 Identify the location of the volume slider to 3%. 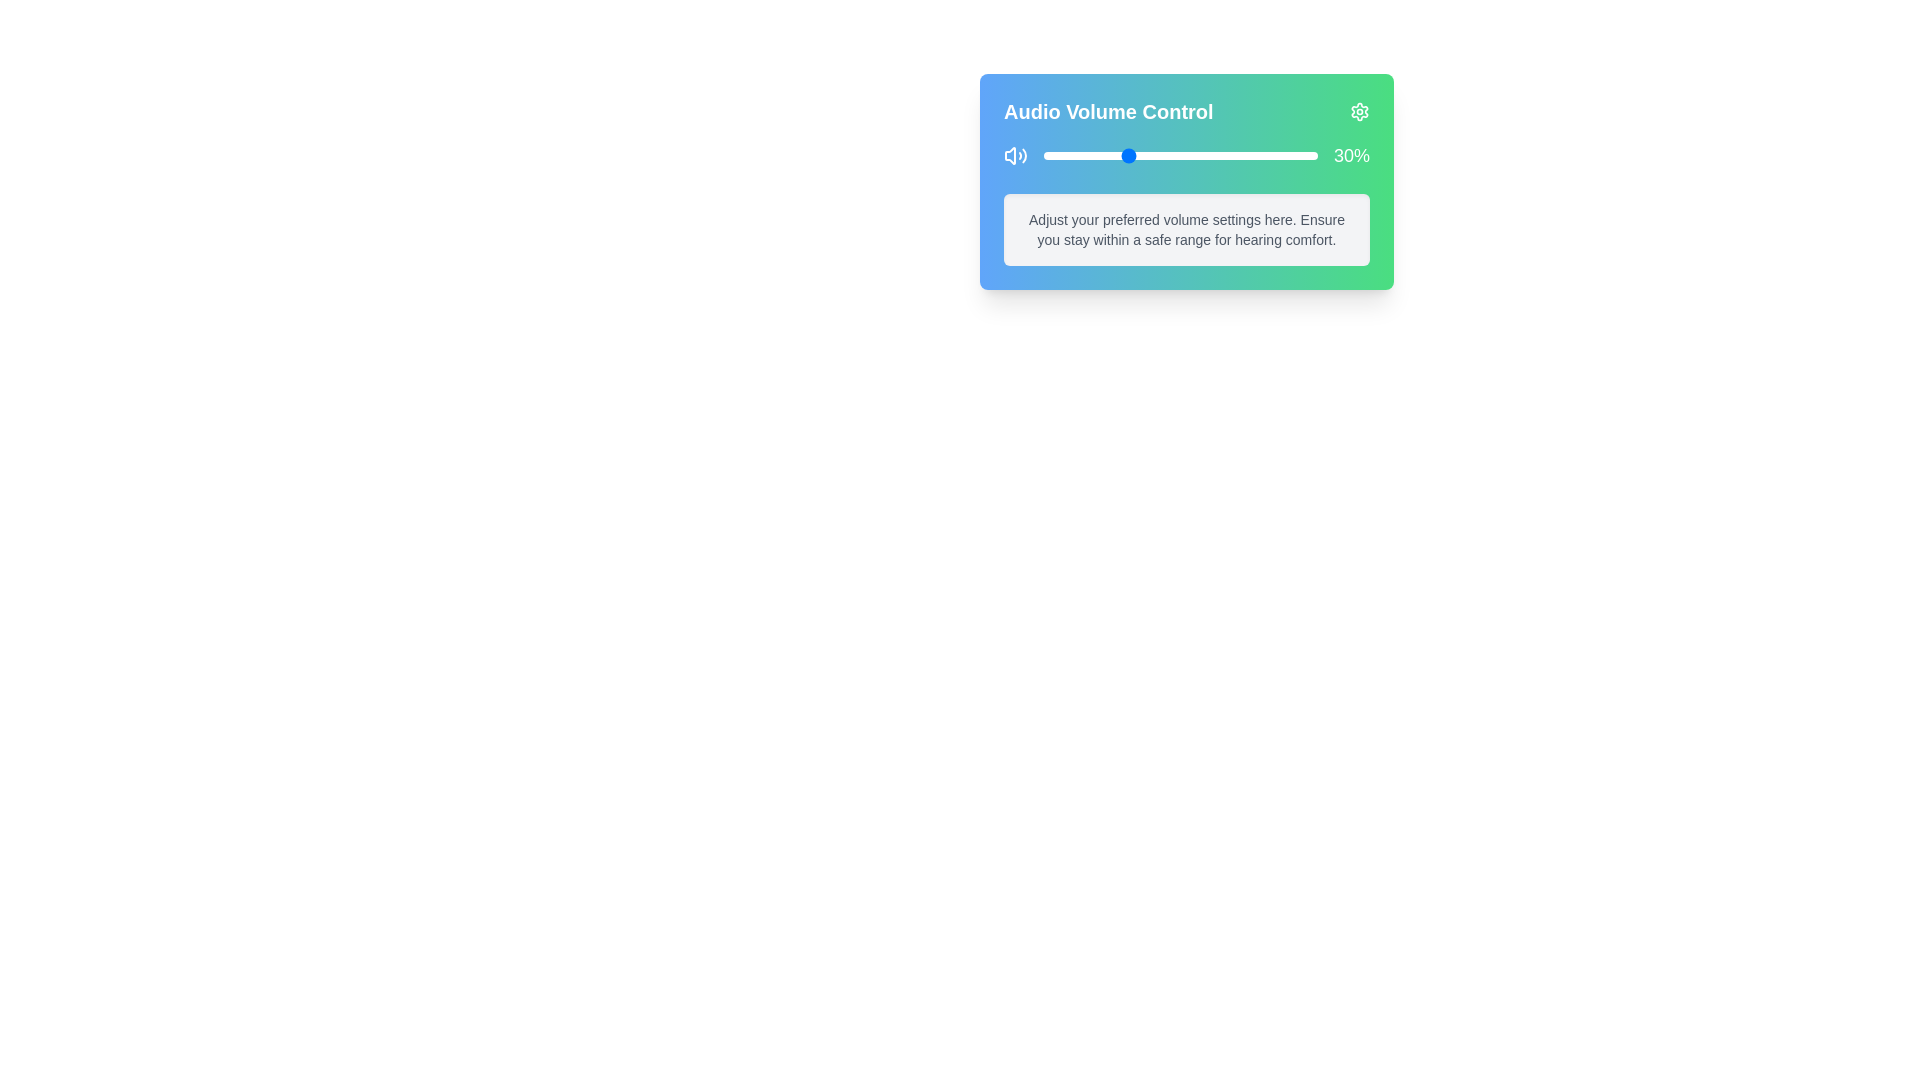
(1051, 154).